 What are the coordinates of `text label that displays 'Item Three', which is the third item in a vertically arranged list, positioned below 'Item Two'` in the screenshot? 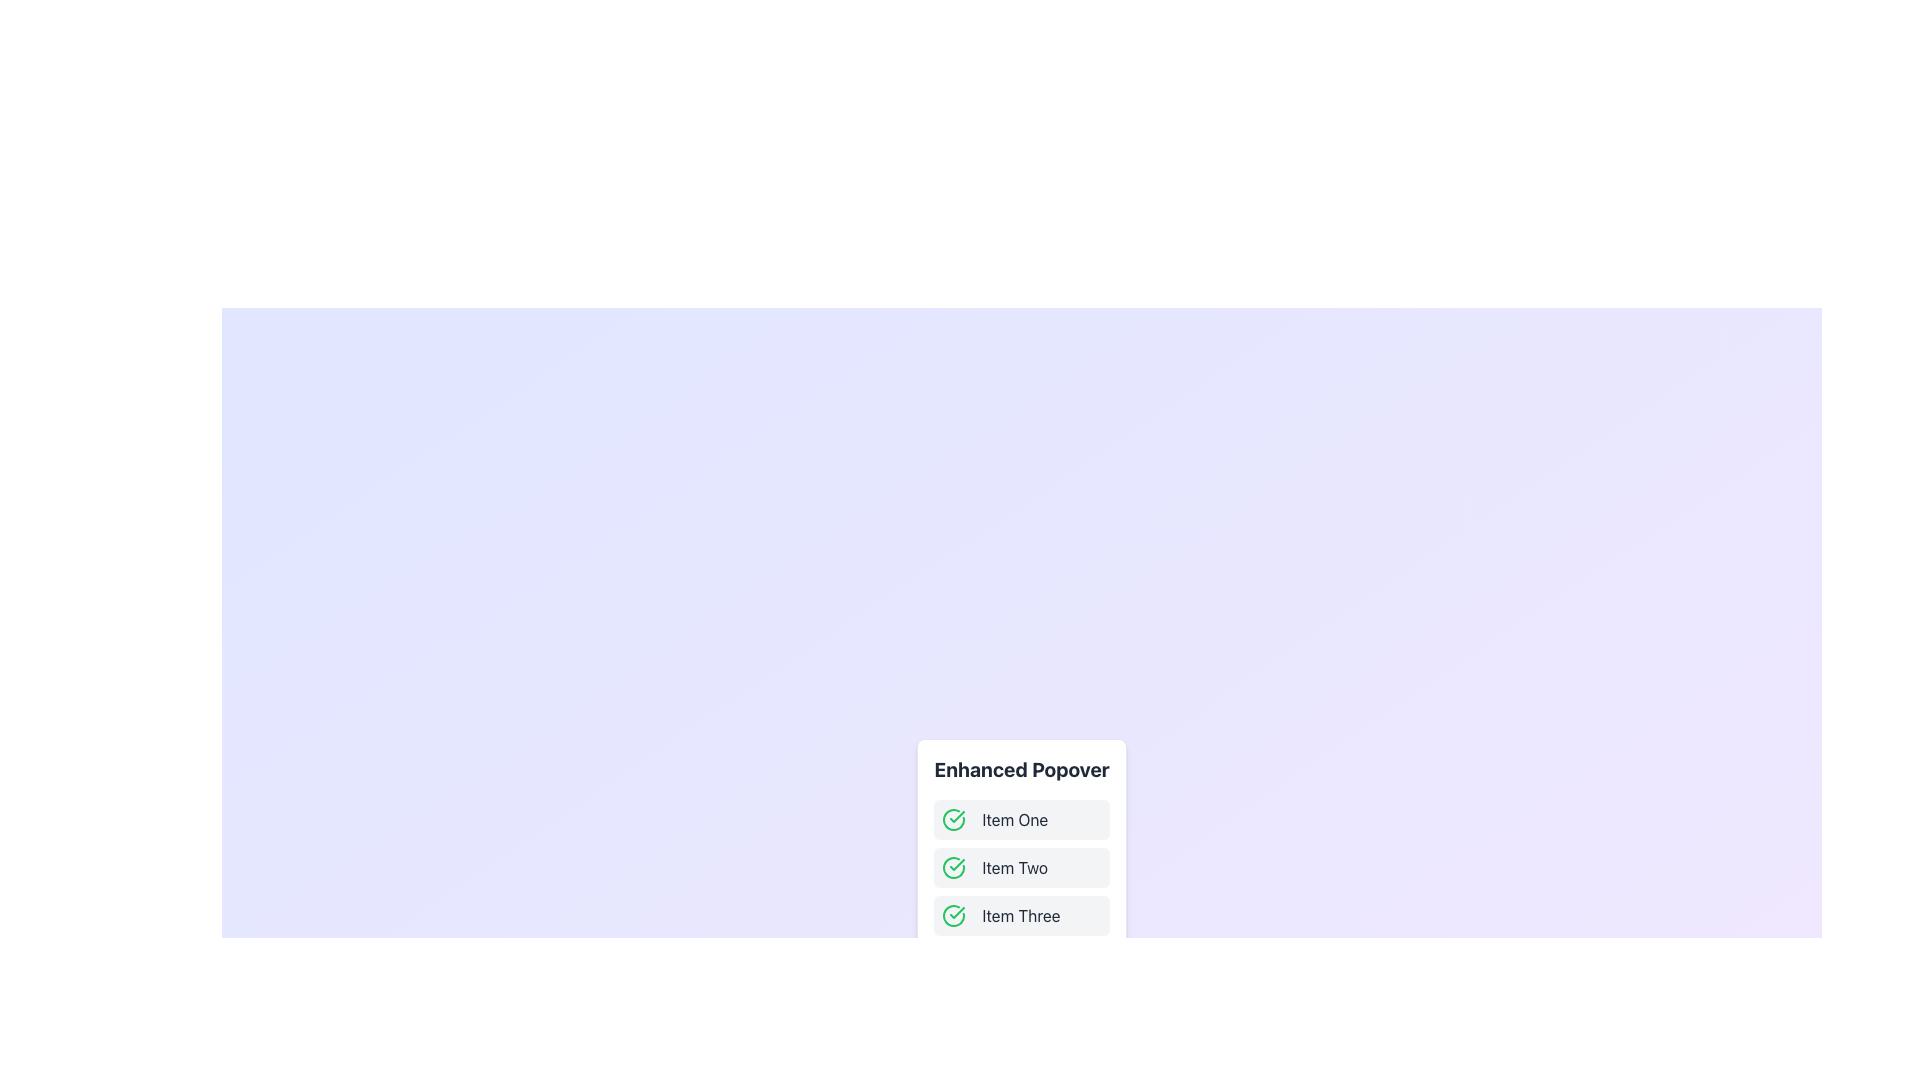 It's located at (1021, 915).